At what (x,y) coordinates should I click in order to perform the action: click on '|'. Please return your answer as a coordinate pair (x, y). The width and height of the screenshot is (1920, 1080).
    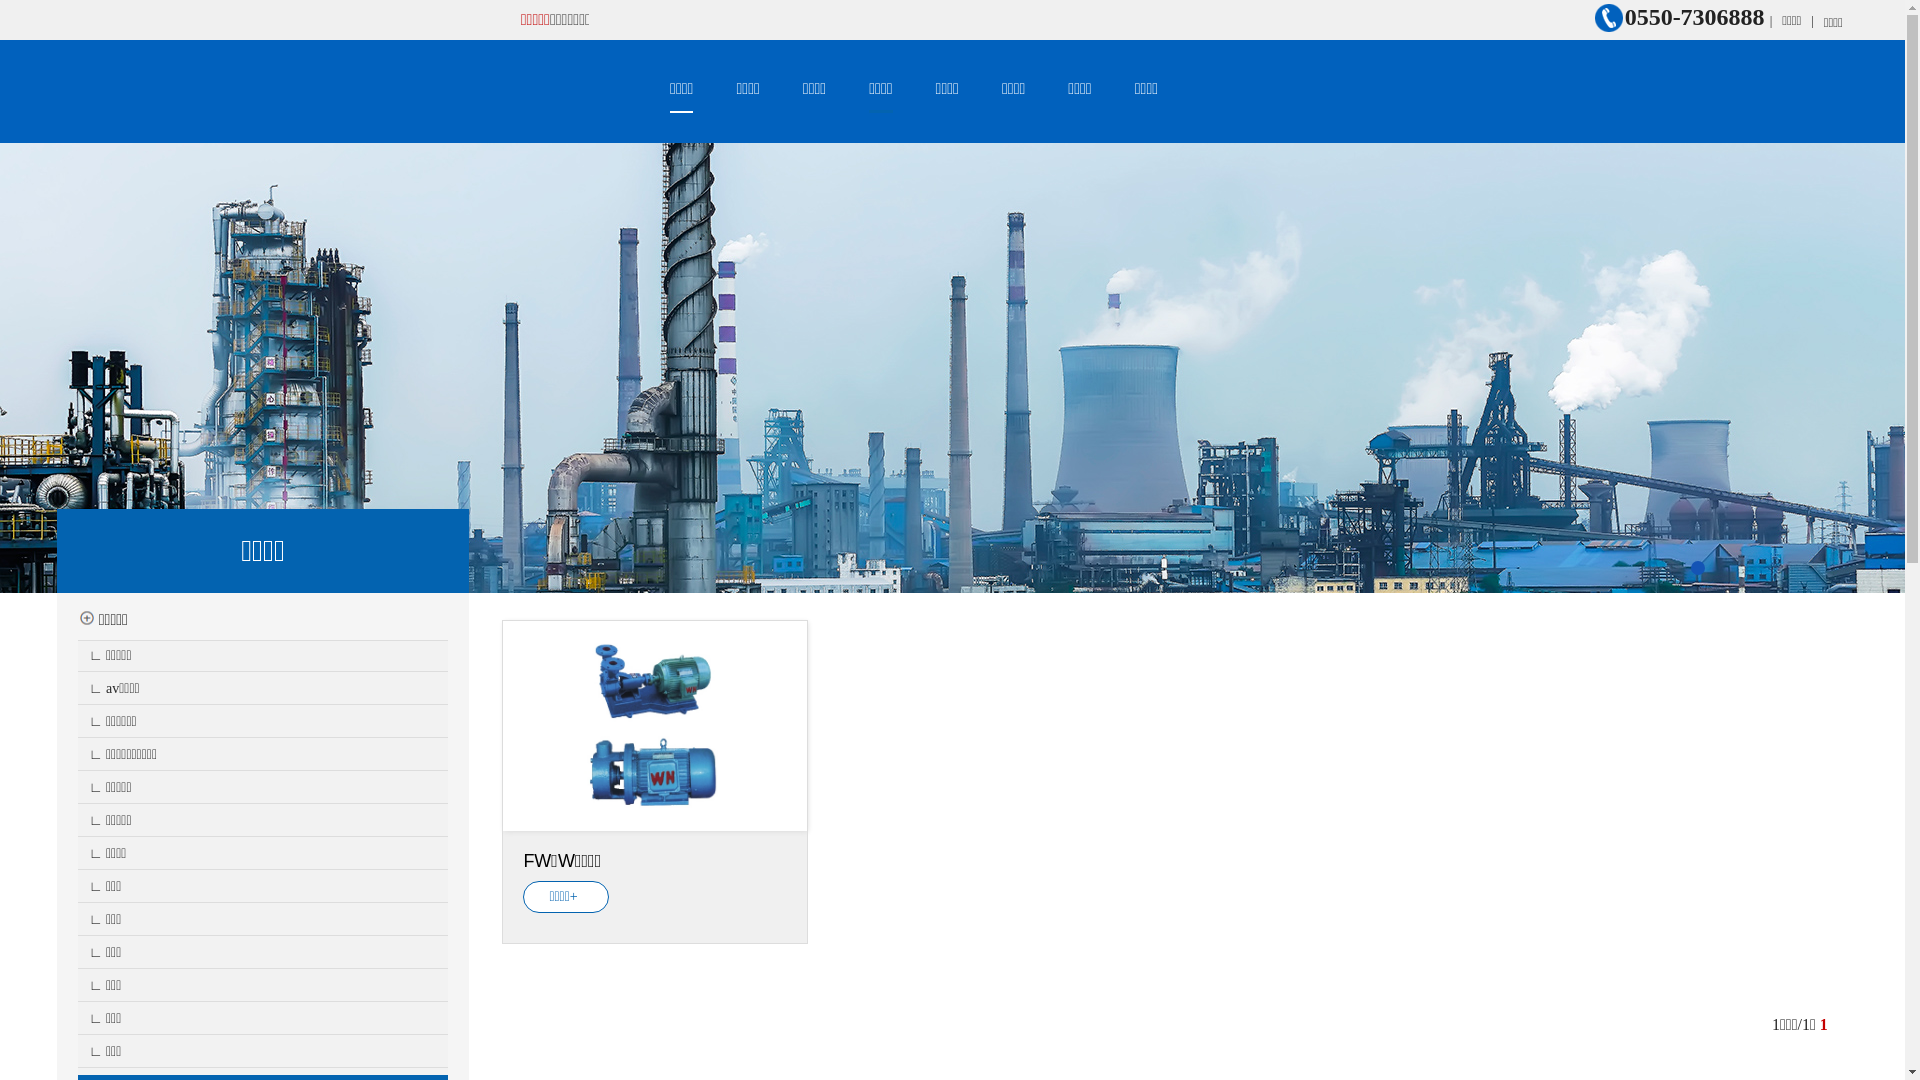
    Looking at the image, I should click on (1812, 20).